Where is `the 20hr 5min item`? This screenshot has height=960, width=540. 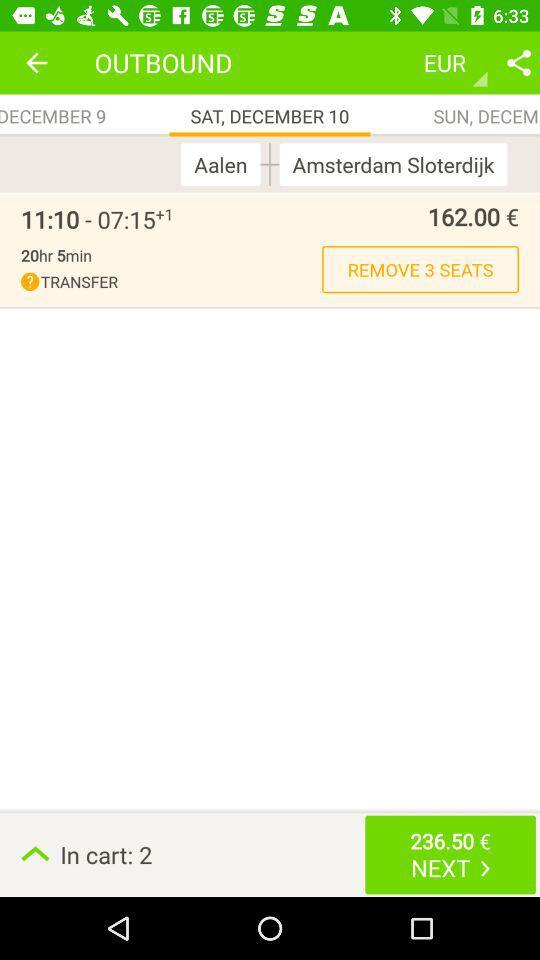 the 20hr 5min item is located at coordinates (56, 254).